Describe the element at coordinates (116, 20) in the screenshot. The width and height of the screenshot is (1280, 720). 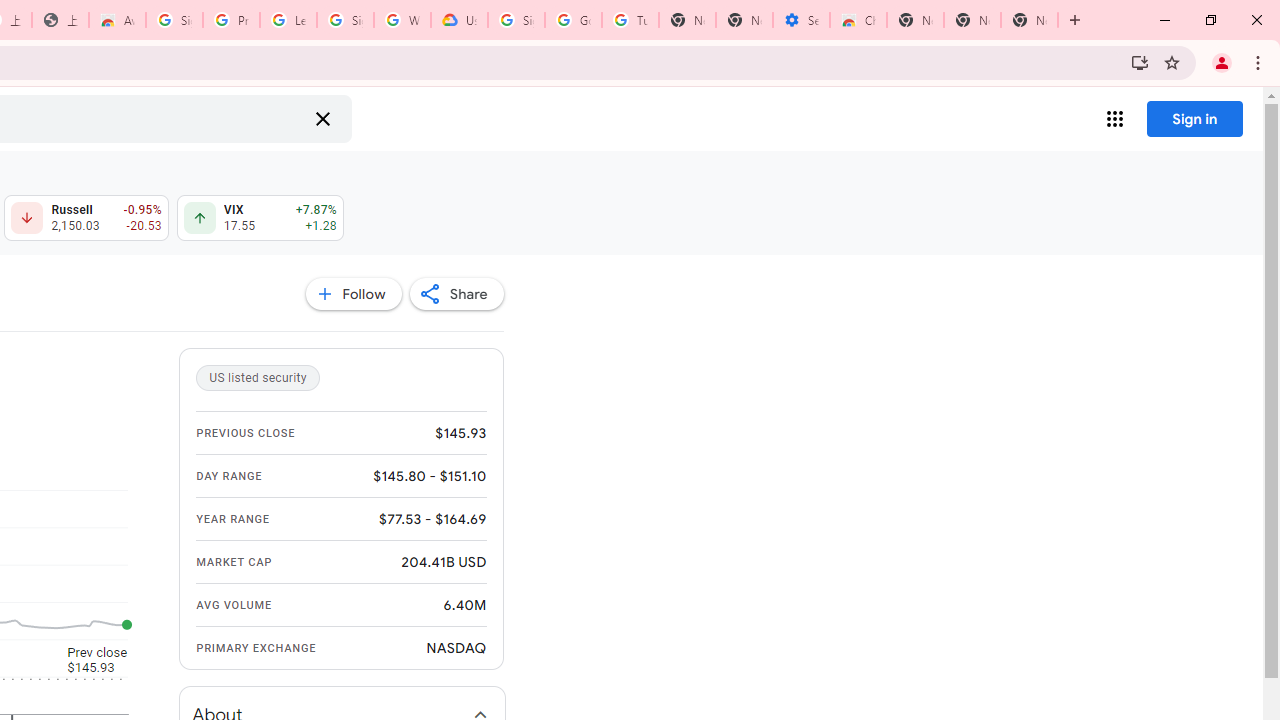
I see `'Awesome Screen Recorder & Screenshot - Chrome Web Store'` at that location.